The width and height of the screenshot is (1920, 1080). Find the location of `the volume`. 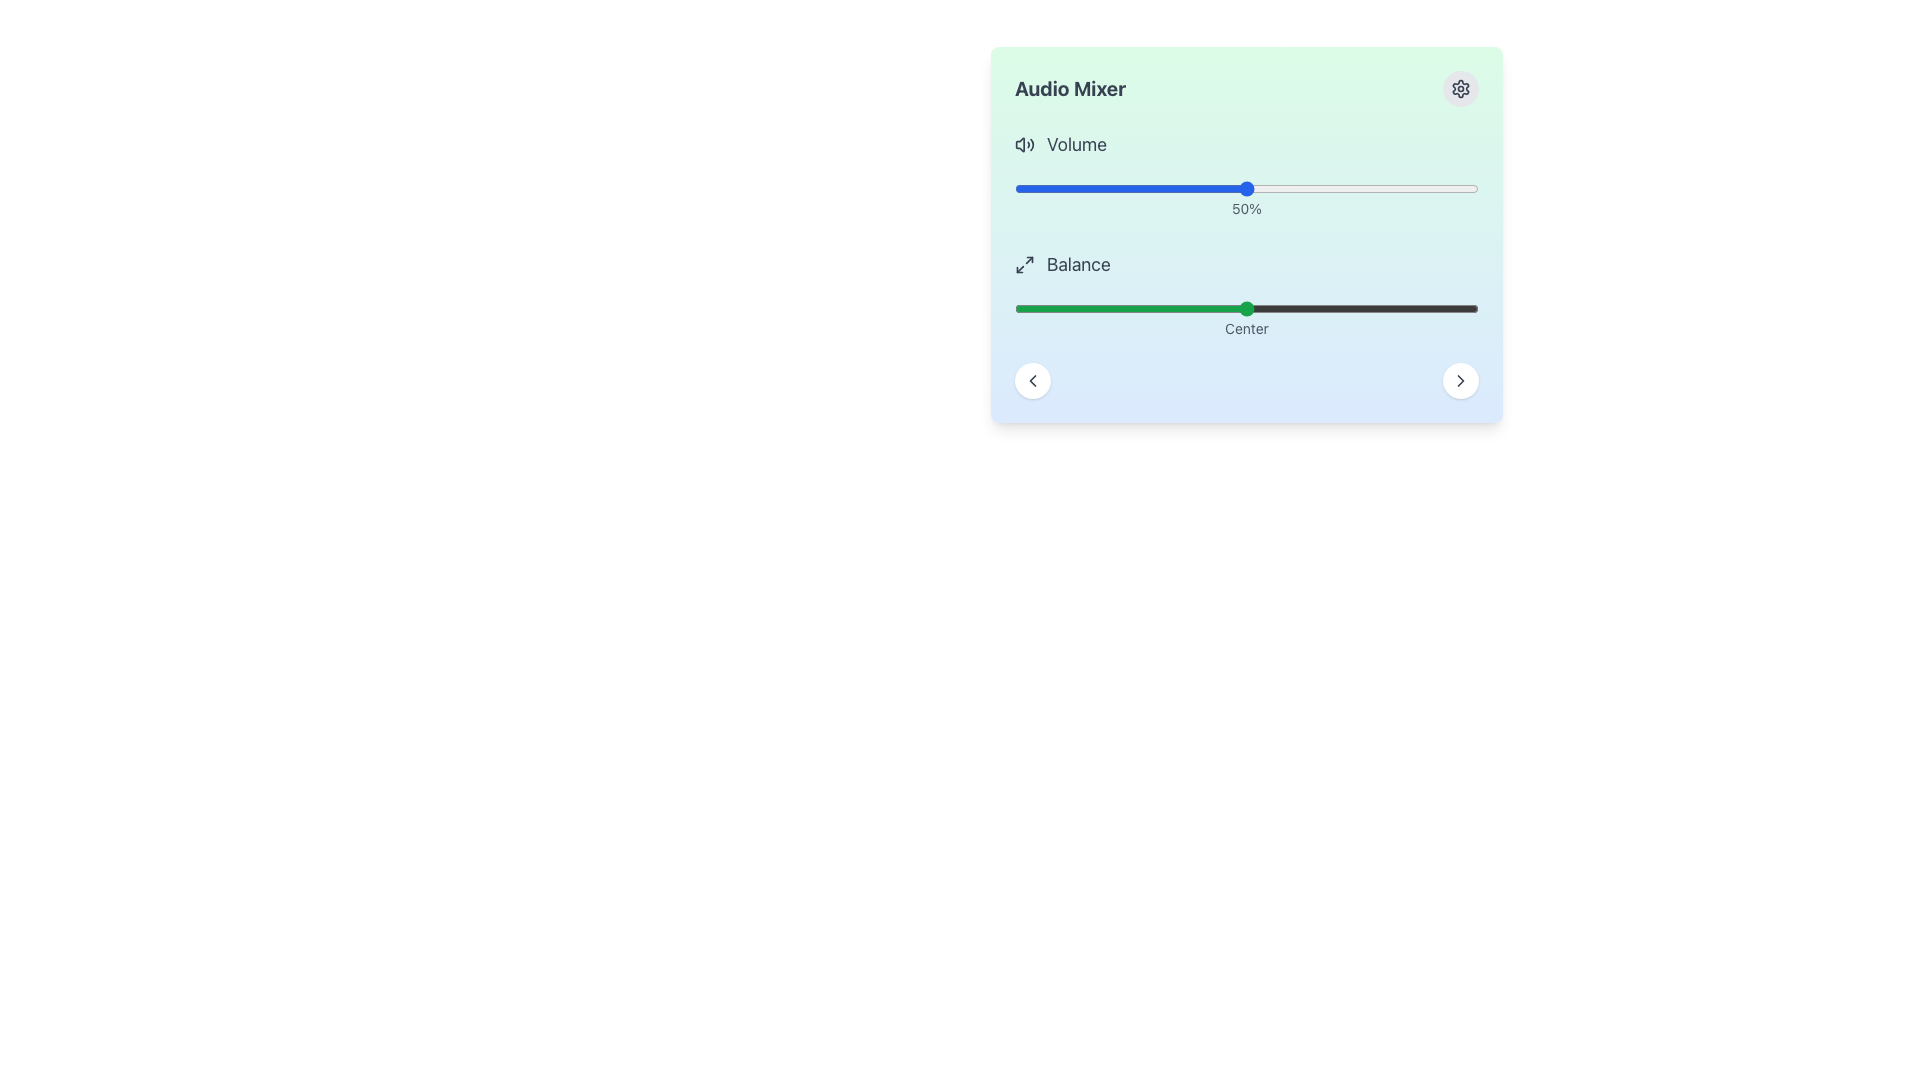

the volume is located at coordinates (1213, 189).